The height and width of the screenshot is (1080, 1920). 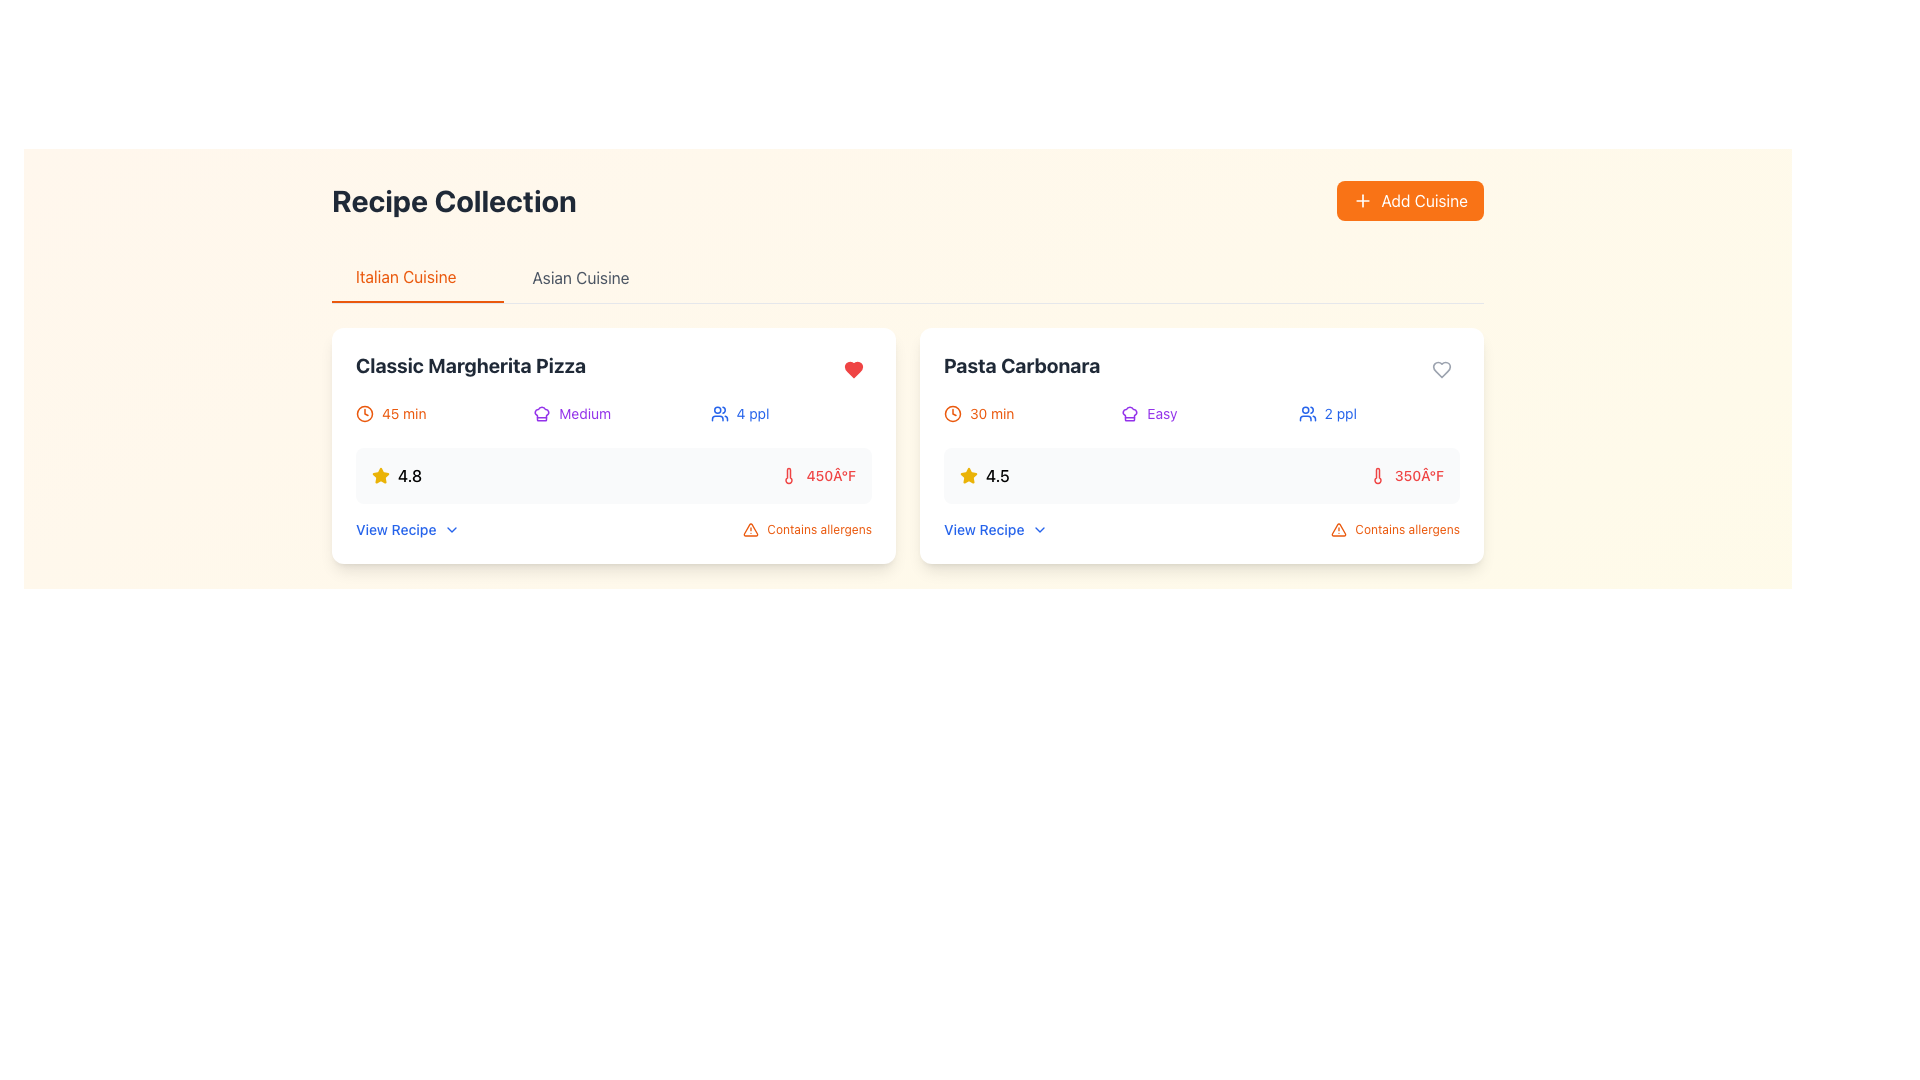 What do you see at coordinates (1022, 366) in the screenshot?
I see `text content of the prominent text label displaying 'Pasta Carbonara', which is styled in bold and large font at the top-left corner of the recipe card` at bounding box center [1022, 366].